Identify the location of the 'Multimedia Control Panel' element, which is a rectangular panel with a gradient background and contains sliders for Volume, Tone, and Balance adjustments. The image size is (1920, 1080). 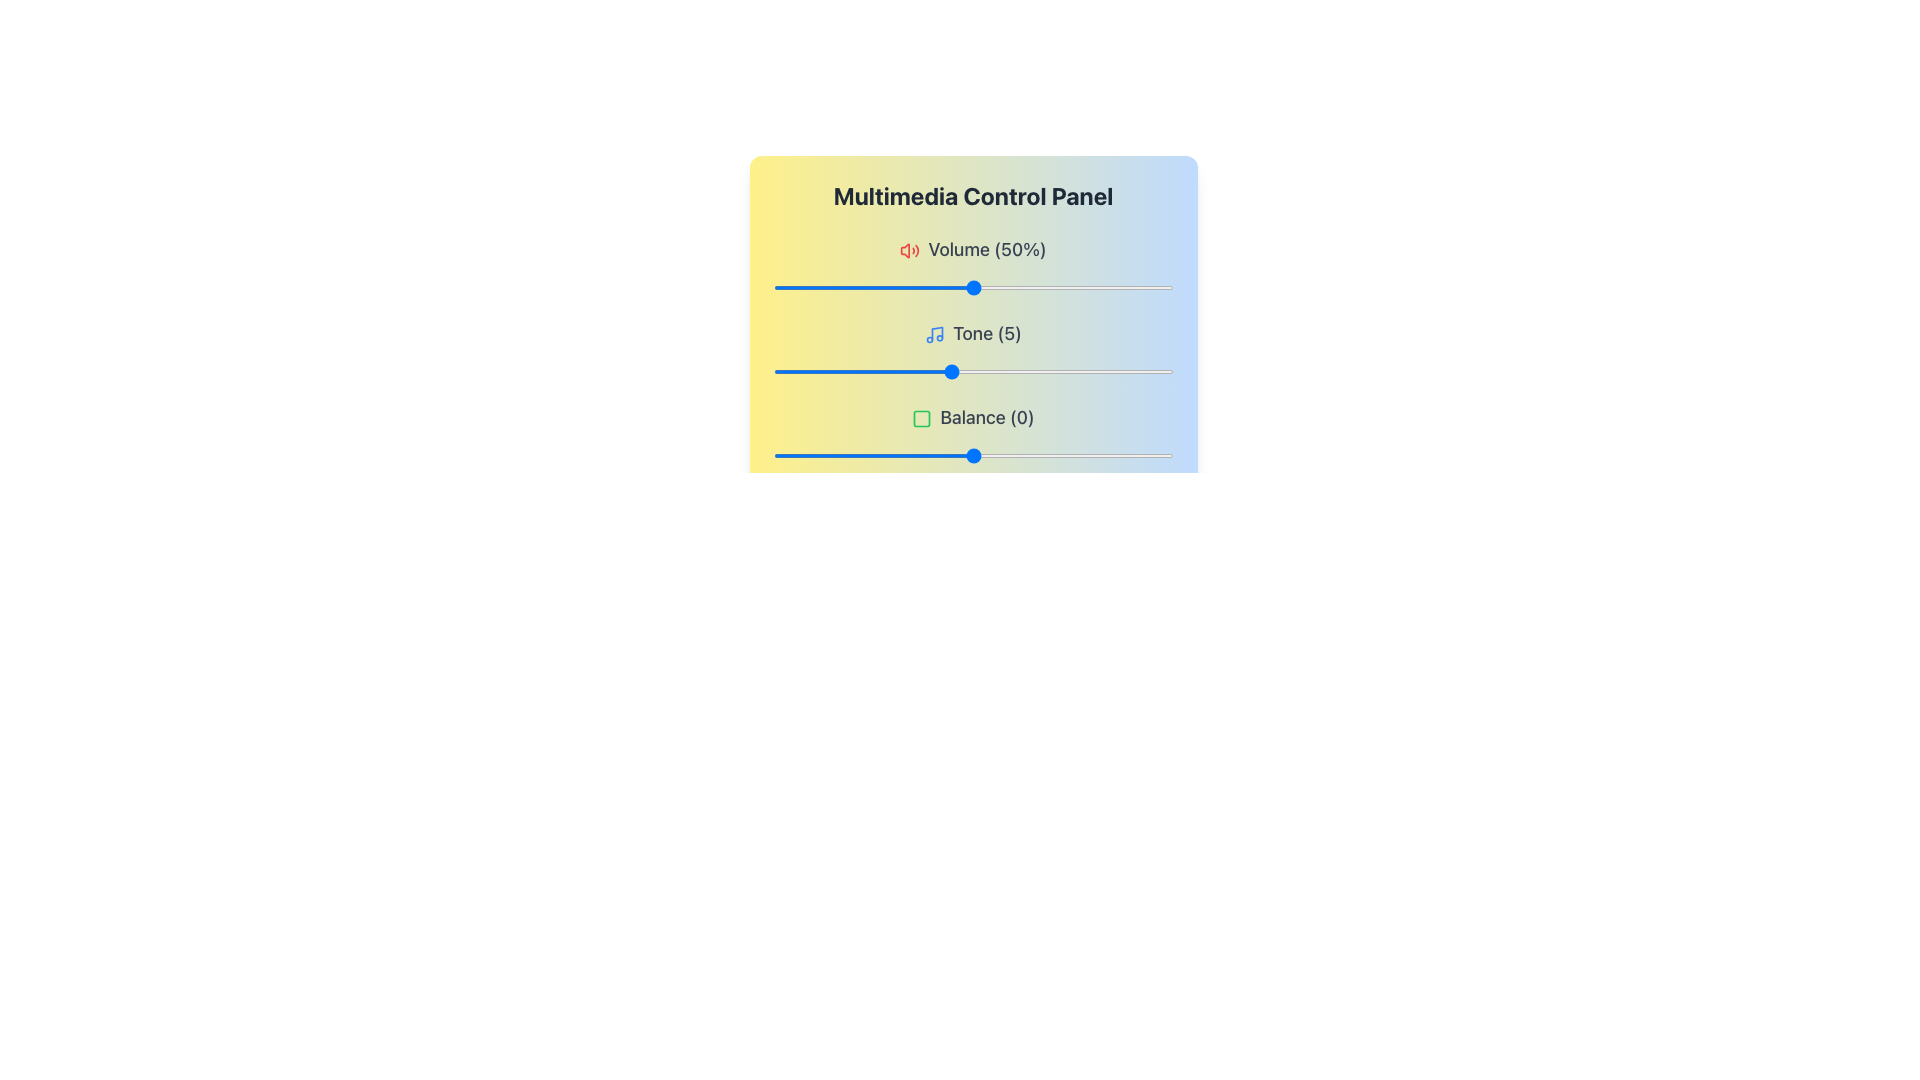
(973, 357).